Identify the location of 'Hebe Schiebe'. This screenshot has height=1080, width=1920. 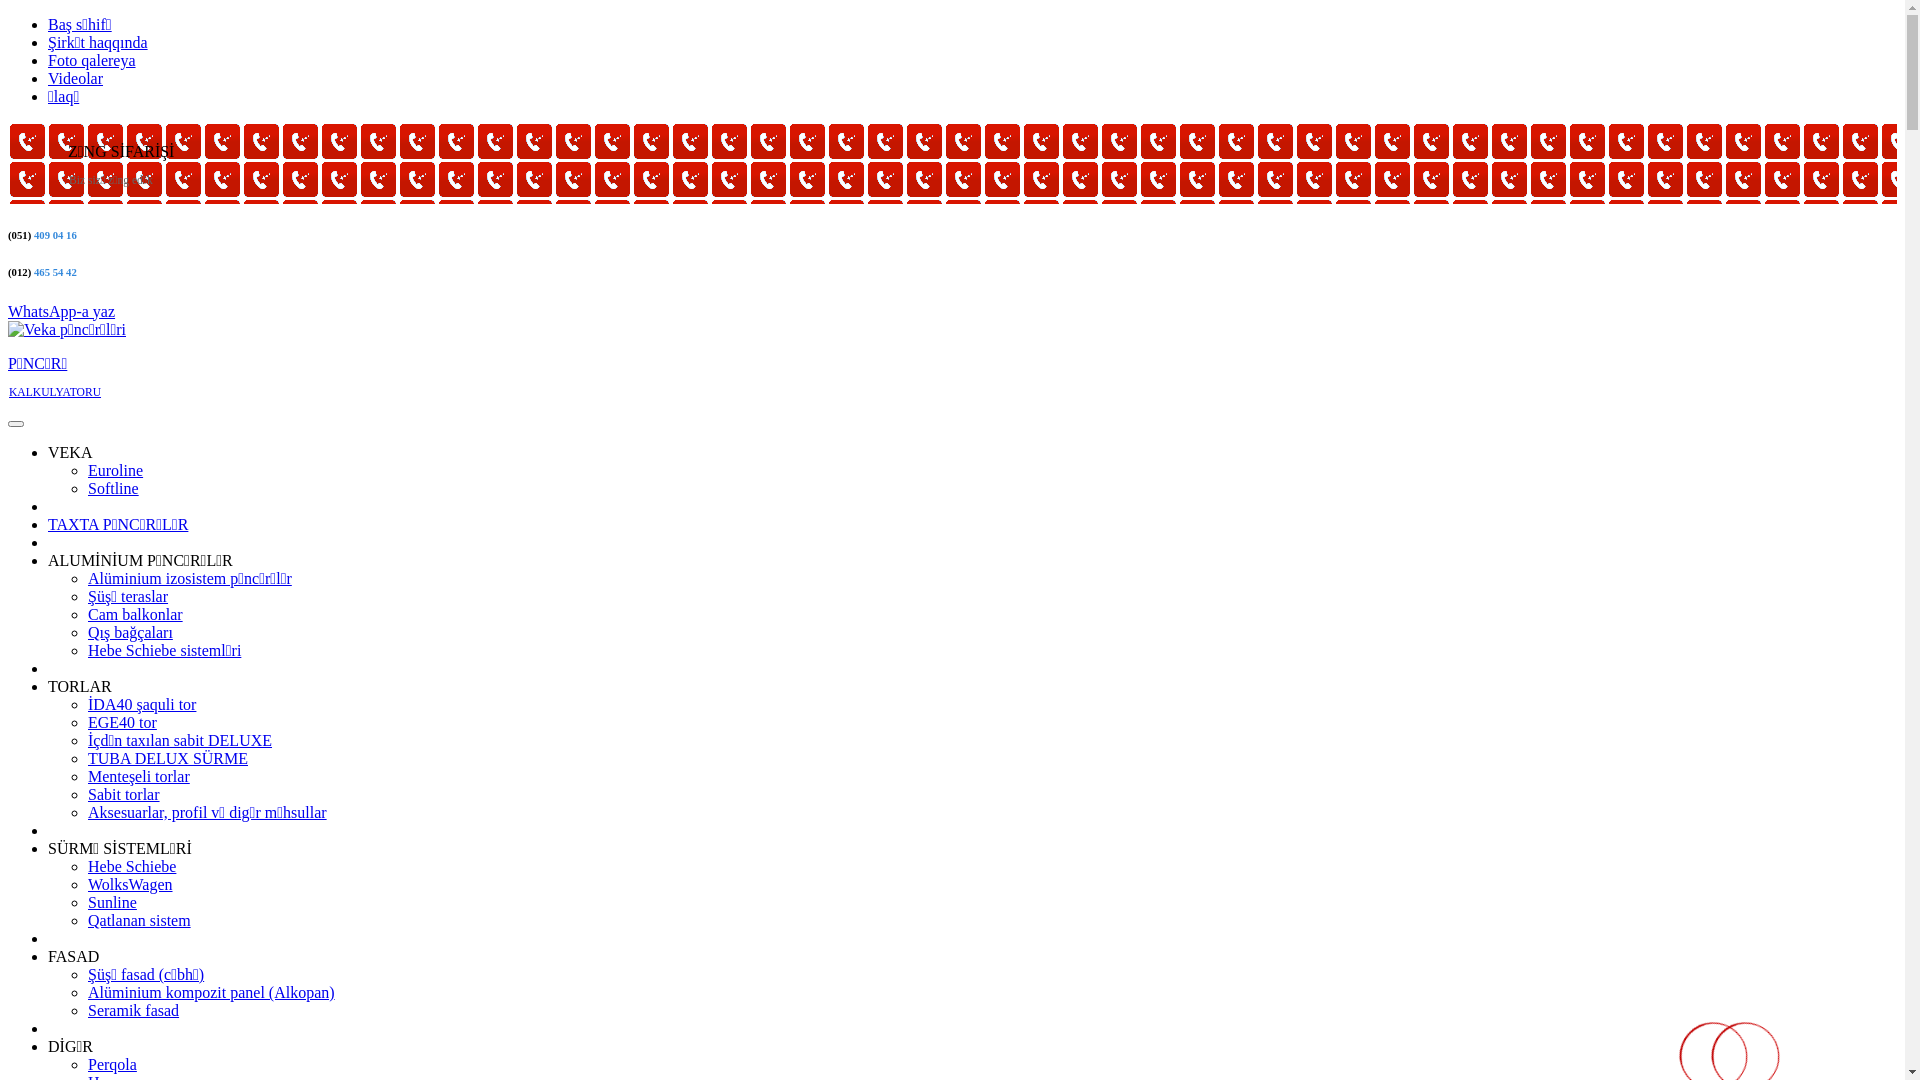
(86, 865).